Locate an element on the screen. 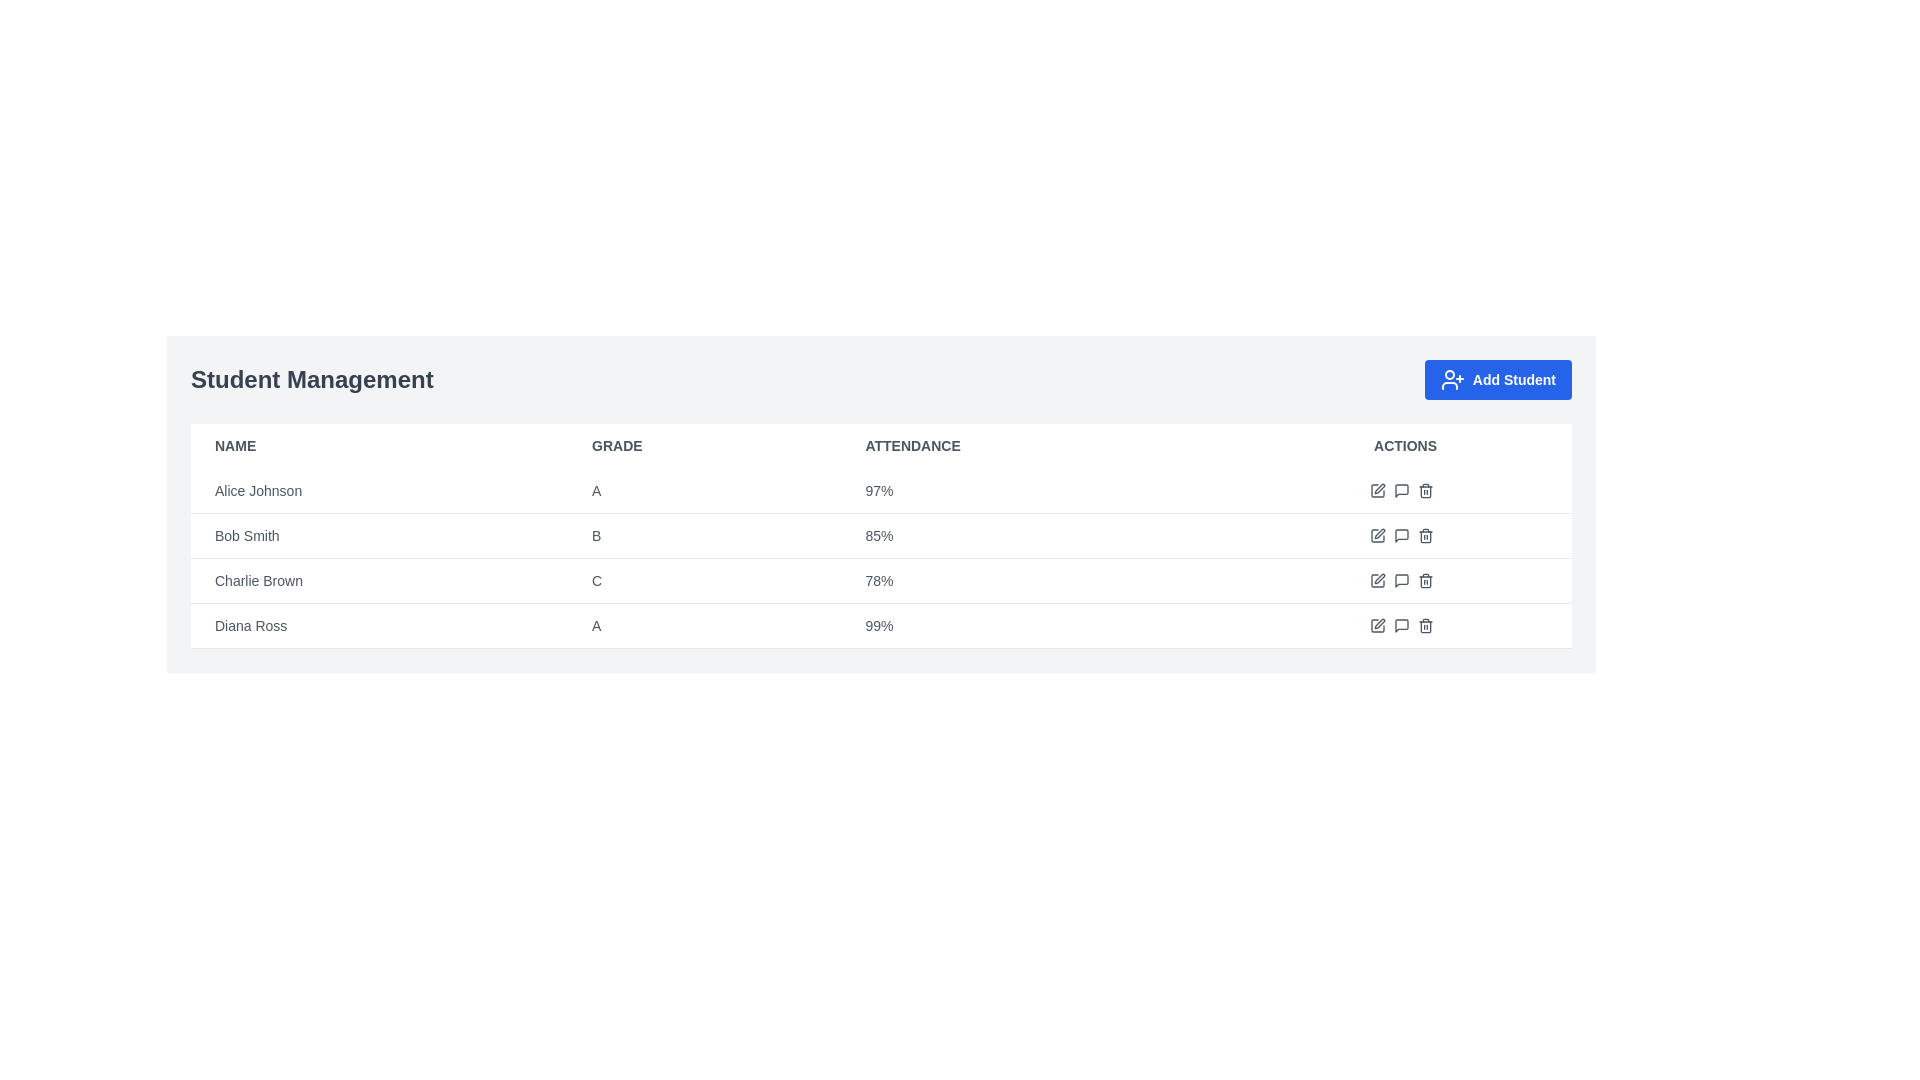  the pen icon button in the 'Actions' column of the second row of the 'Student Management' table to initiate an edit action is located at coordinates (1376, 535).